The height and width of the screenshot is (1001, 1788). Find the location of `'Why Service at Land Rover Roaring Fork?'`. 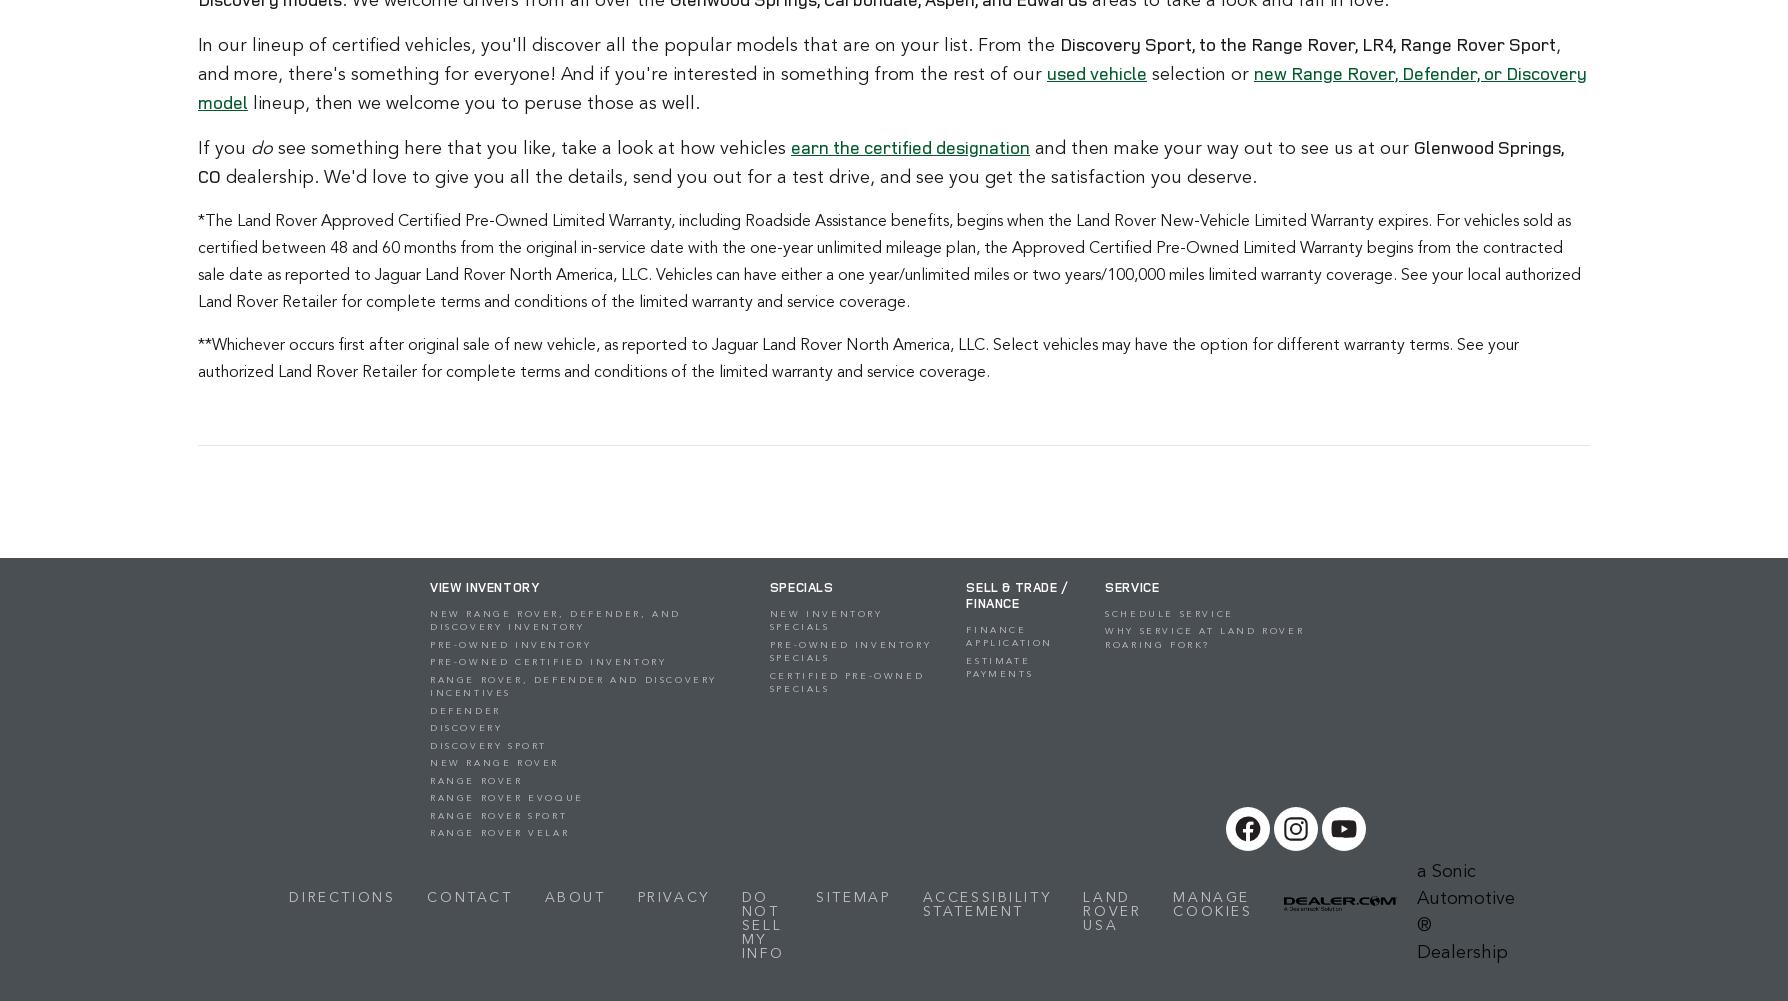

'Why Service at Land Rover Roaring Fork?' is located at coordinates (1203, 638).